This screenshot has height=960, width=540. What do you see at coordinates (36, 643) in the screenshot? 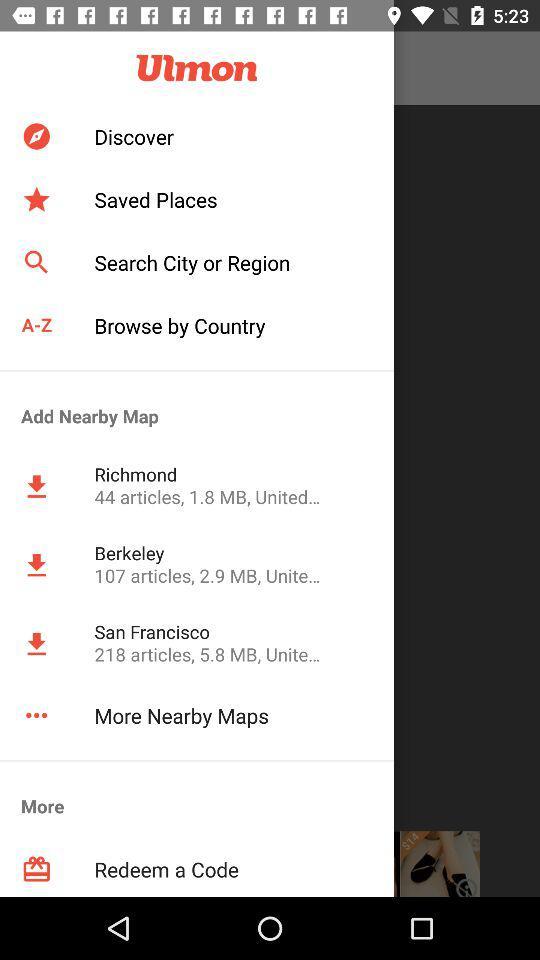
I see `the third download button` at bounding box center [36, 643].